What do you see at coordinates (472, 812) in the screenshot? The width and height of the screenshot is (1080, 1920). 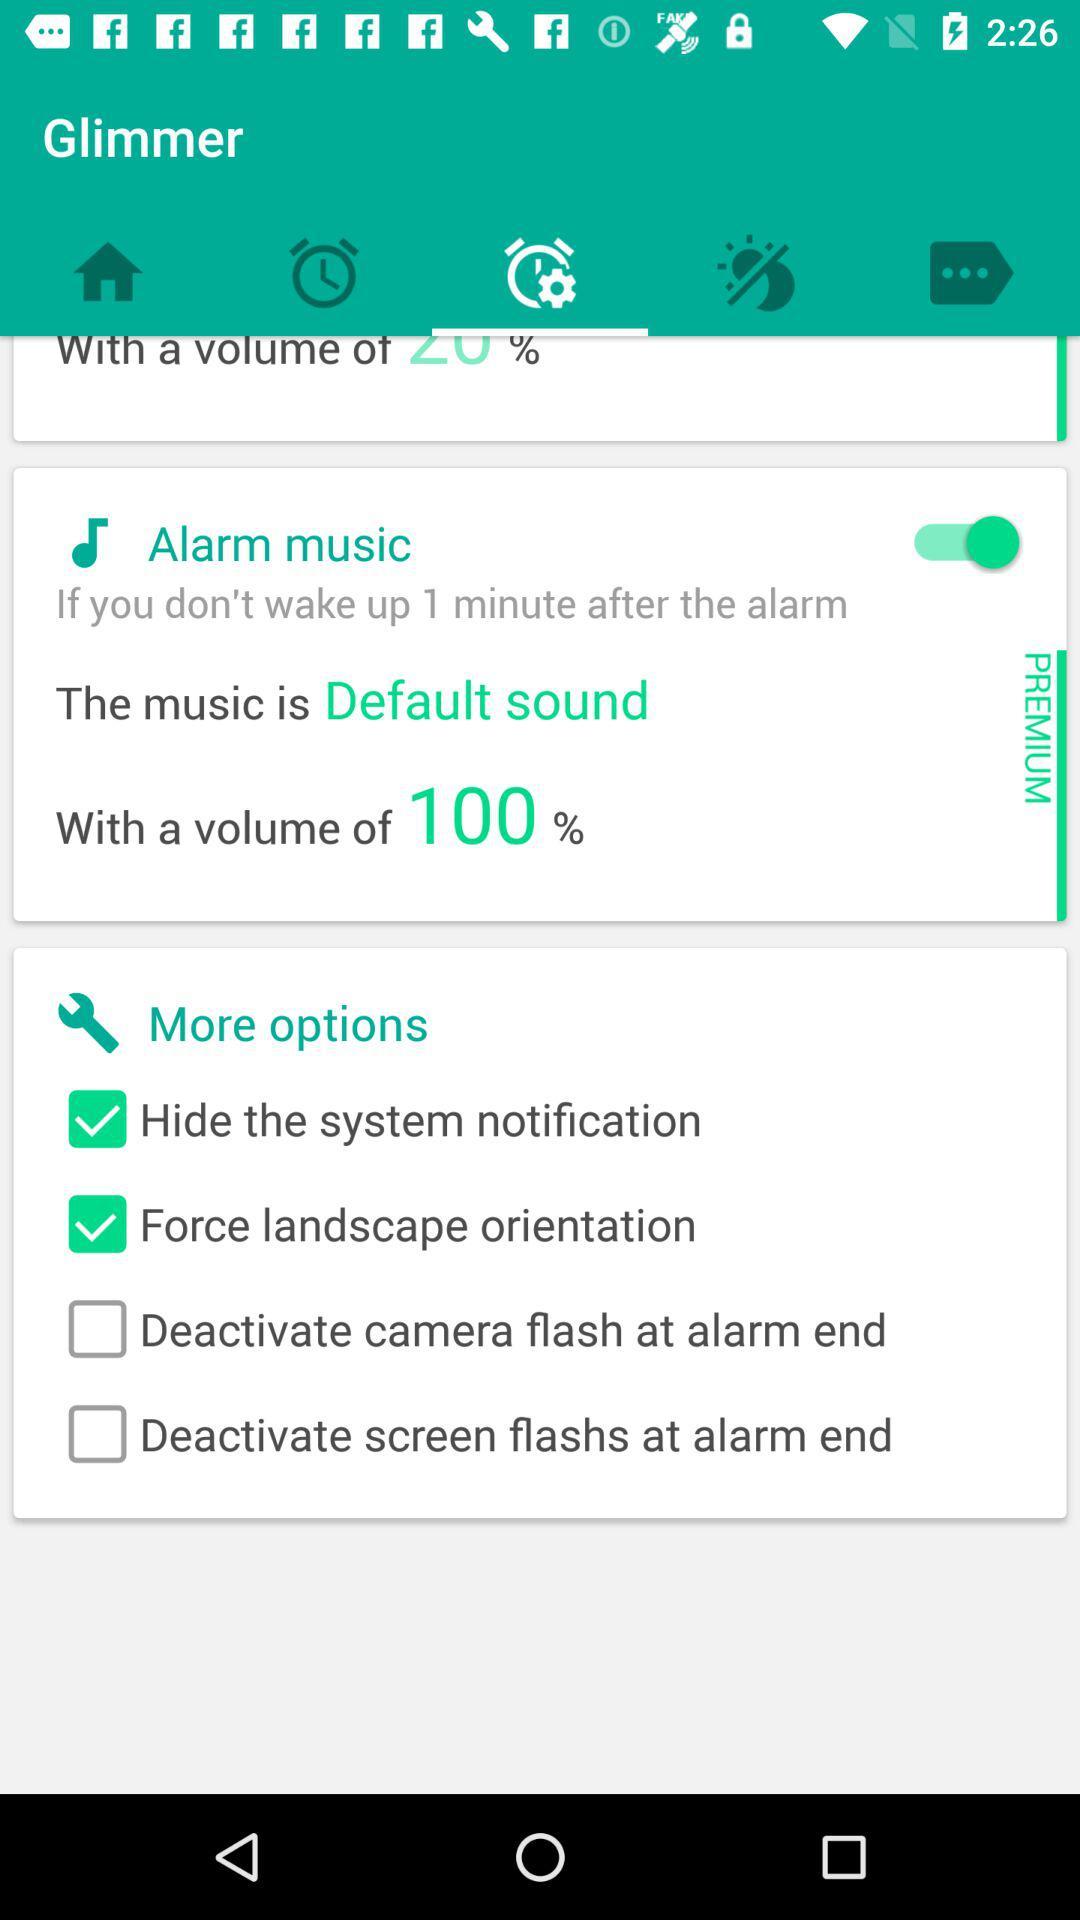 I see `item next to with a volume item` at bounding box center [472, 812].